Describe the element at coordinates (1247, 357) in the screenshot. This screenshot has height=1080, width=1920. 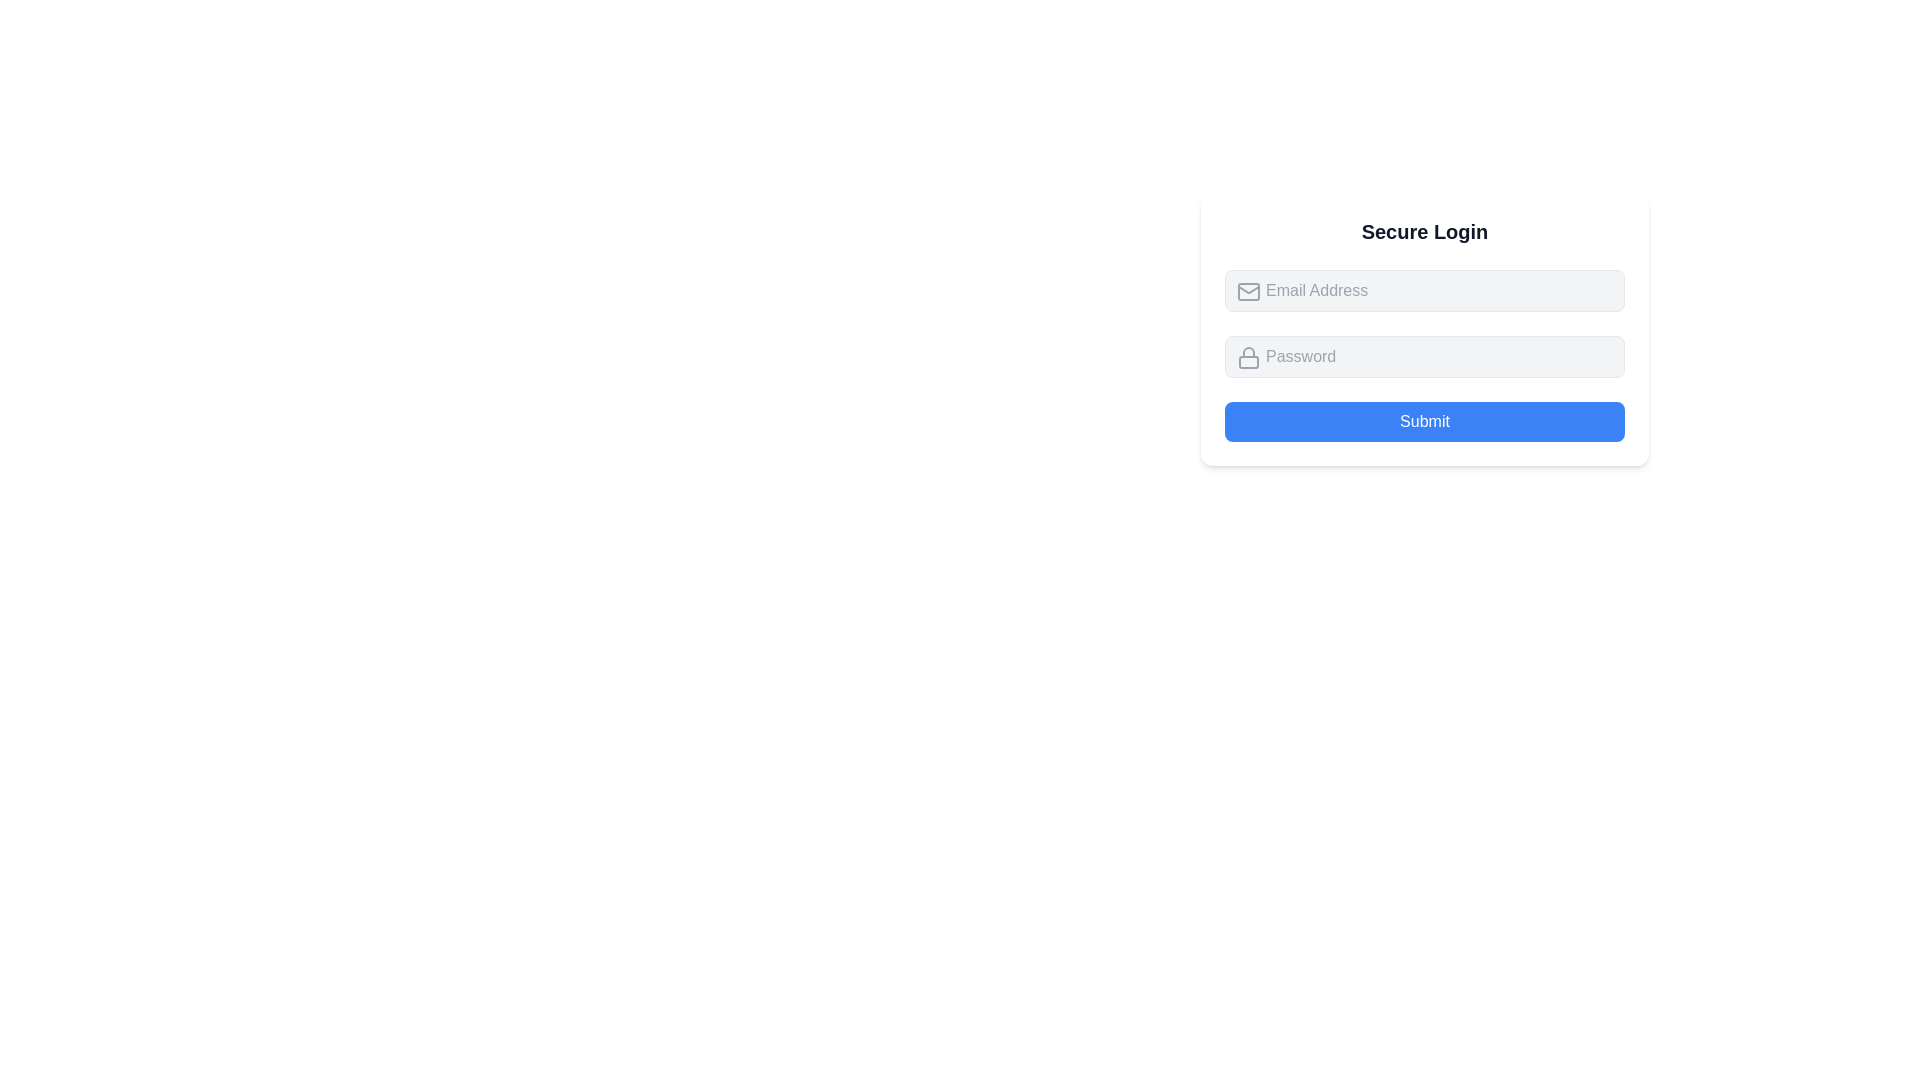
I see `the minimalist lock icon used for security in the password input field, which is positioned near the left margin of the field` at that location.